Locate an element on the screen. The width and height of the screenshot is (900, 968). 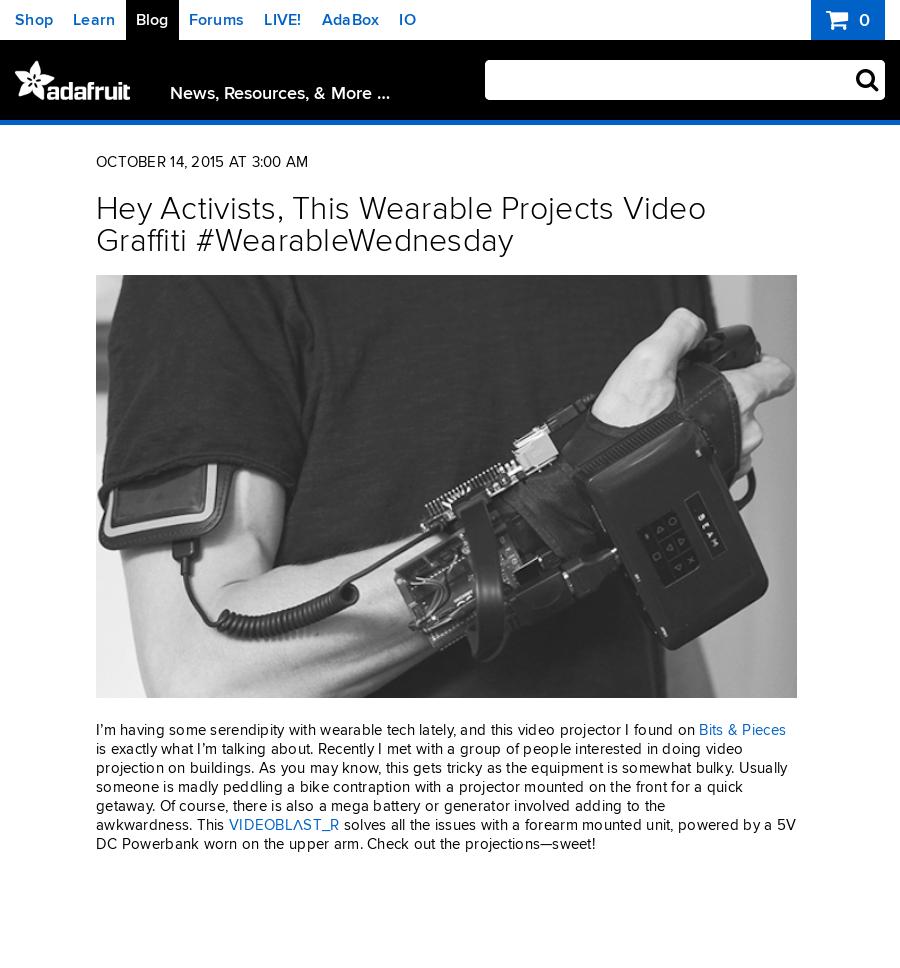
'Bits & Pieces' is located at coordinates (698, 729).